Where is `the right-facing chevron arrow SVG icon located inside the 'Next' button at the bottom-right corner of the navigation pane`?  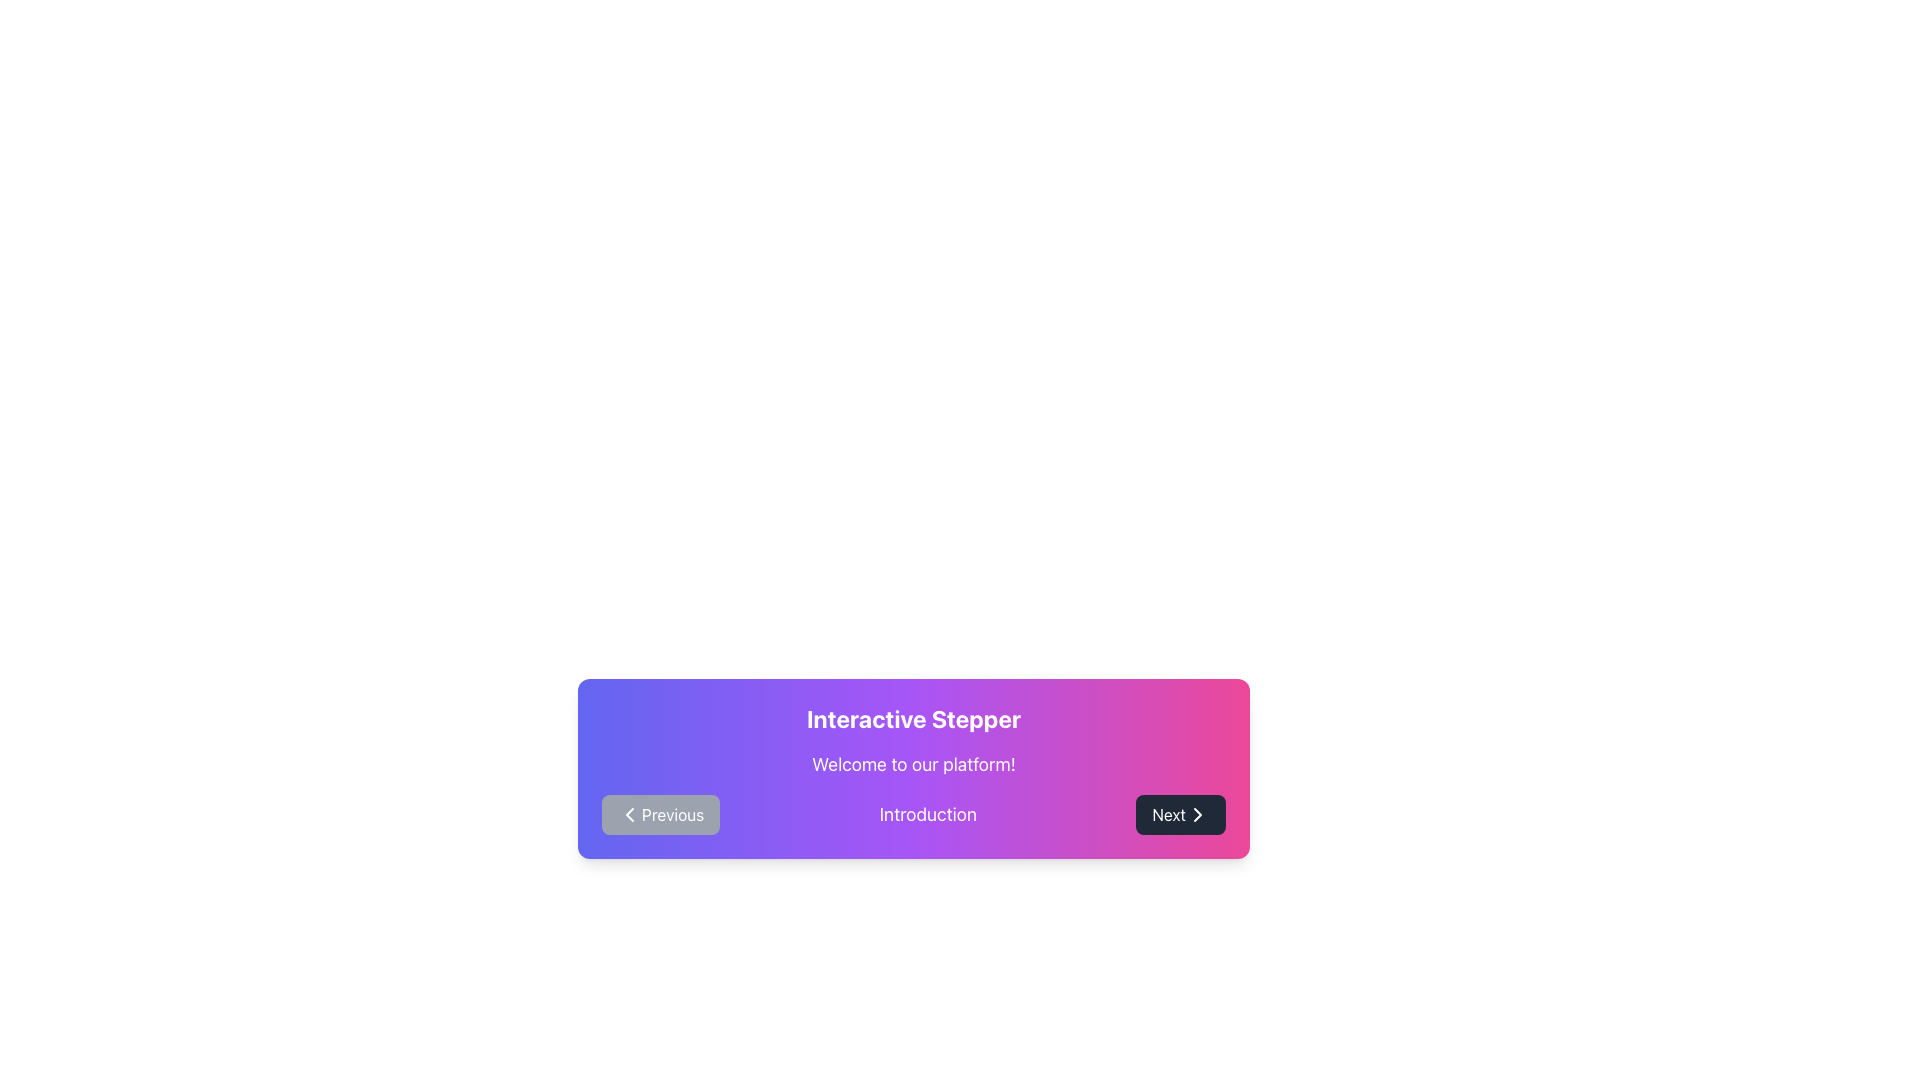
the right-facing chevron arrow SVG icon located inside the 'Next' button at the bottom-right corner of the navigation pane is located at coordinates (1197, 814).